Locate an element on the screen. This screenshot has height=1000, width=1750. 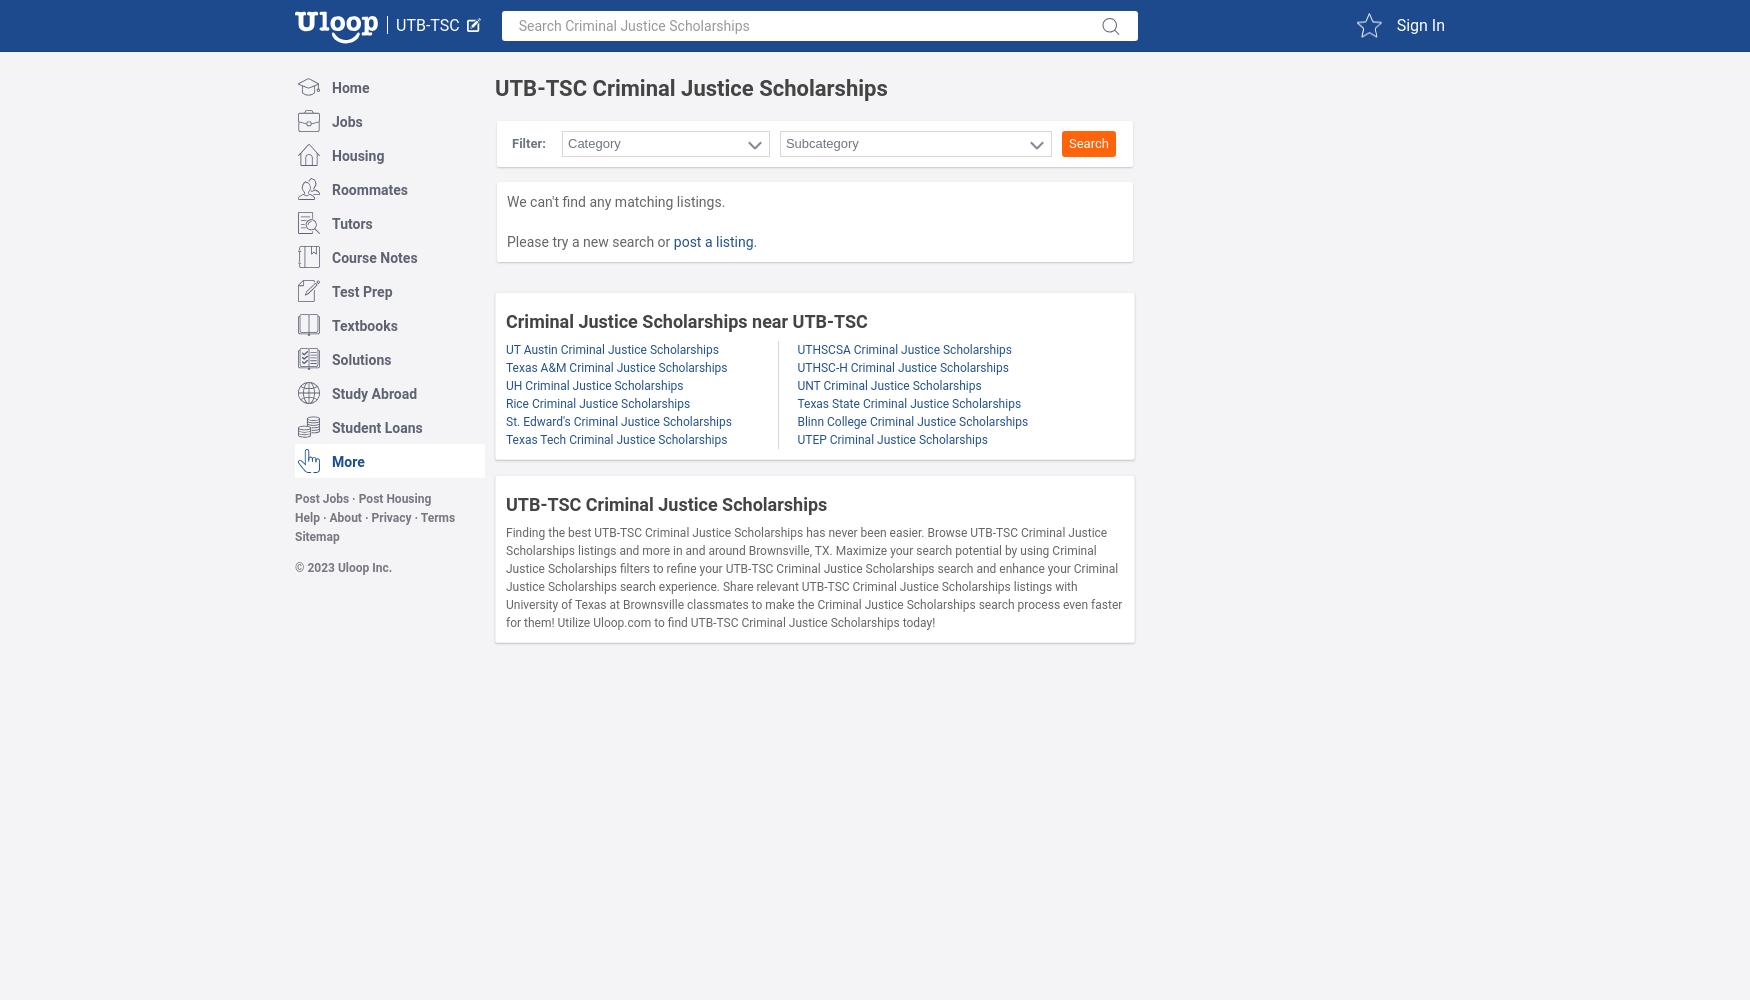
'Rice Criminal Justice Scholarships' is located at coordinates (597, 404).